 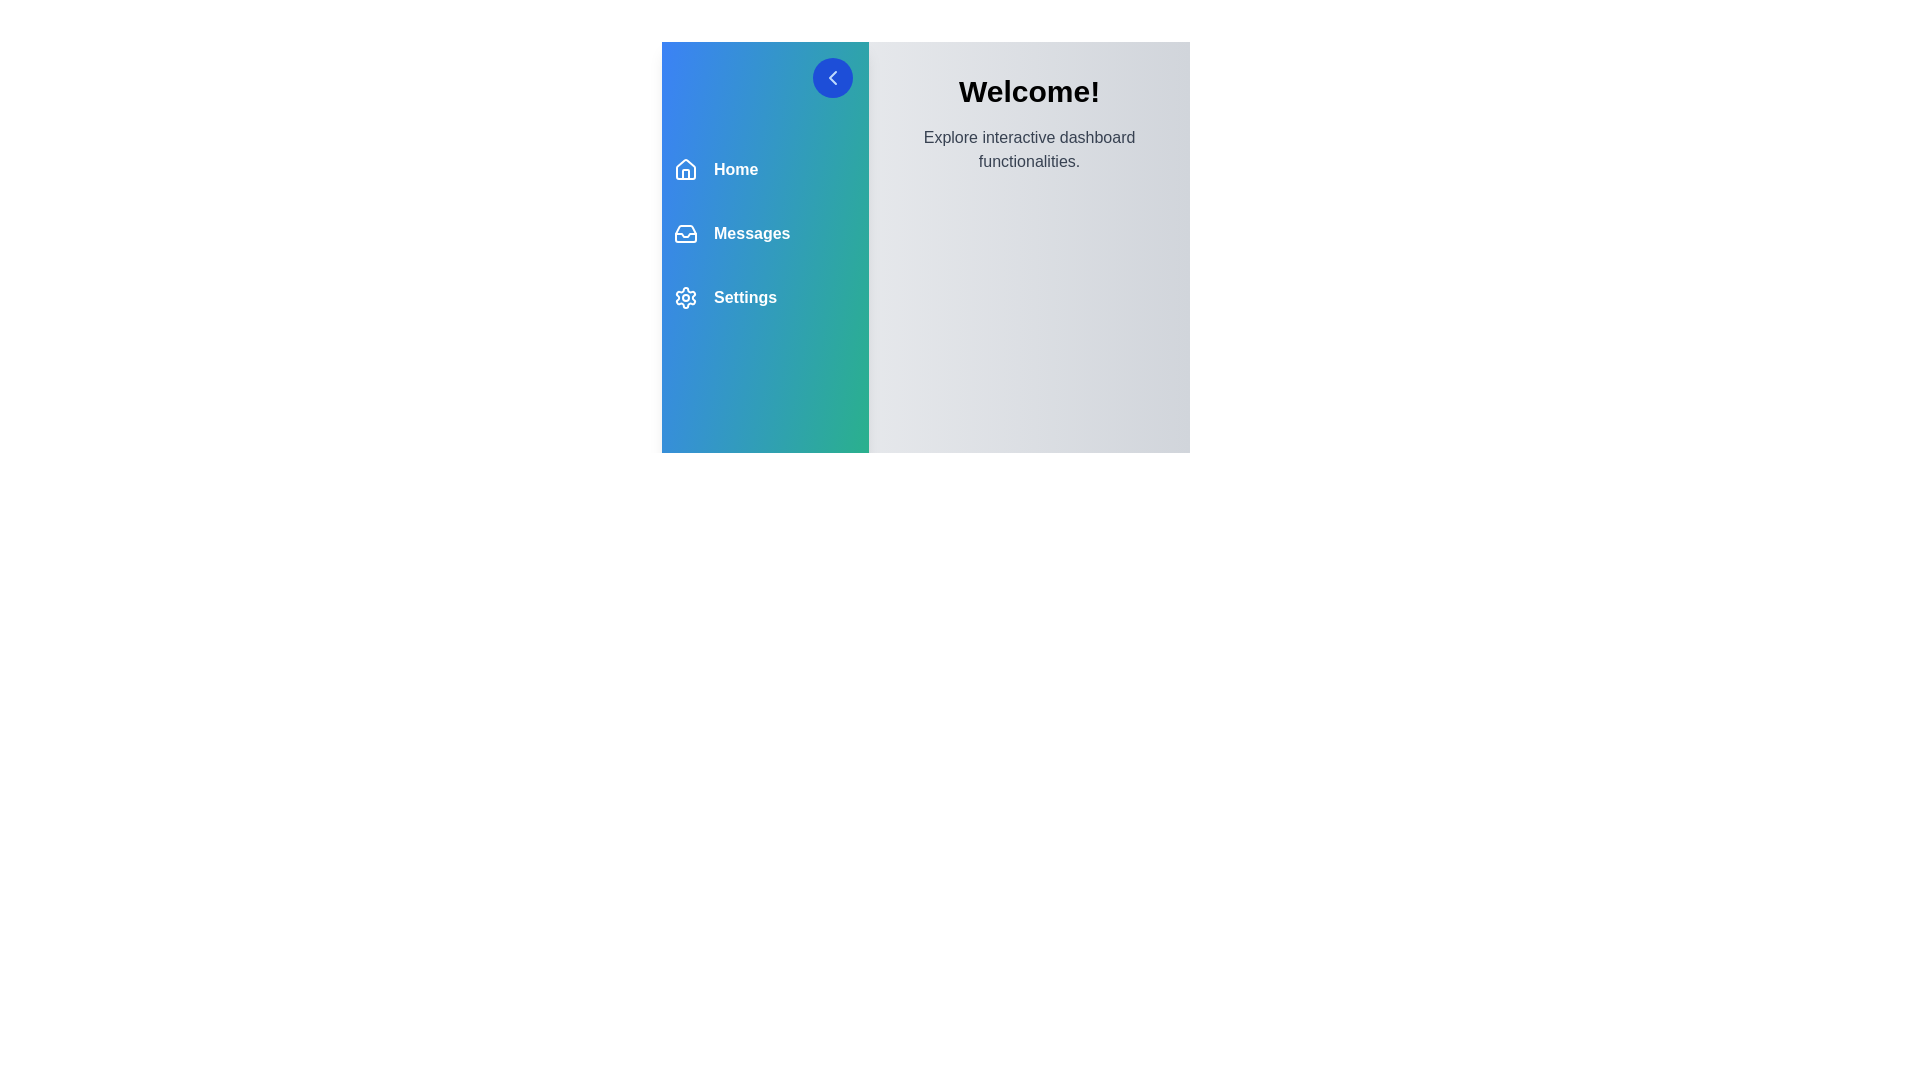 I want to click on the navigation button that redirects users to the 'Home' section, so click(x=716, y=168).